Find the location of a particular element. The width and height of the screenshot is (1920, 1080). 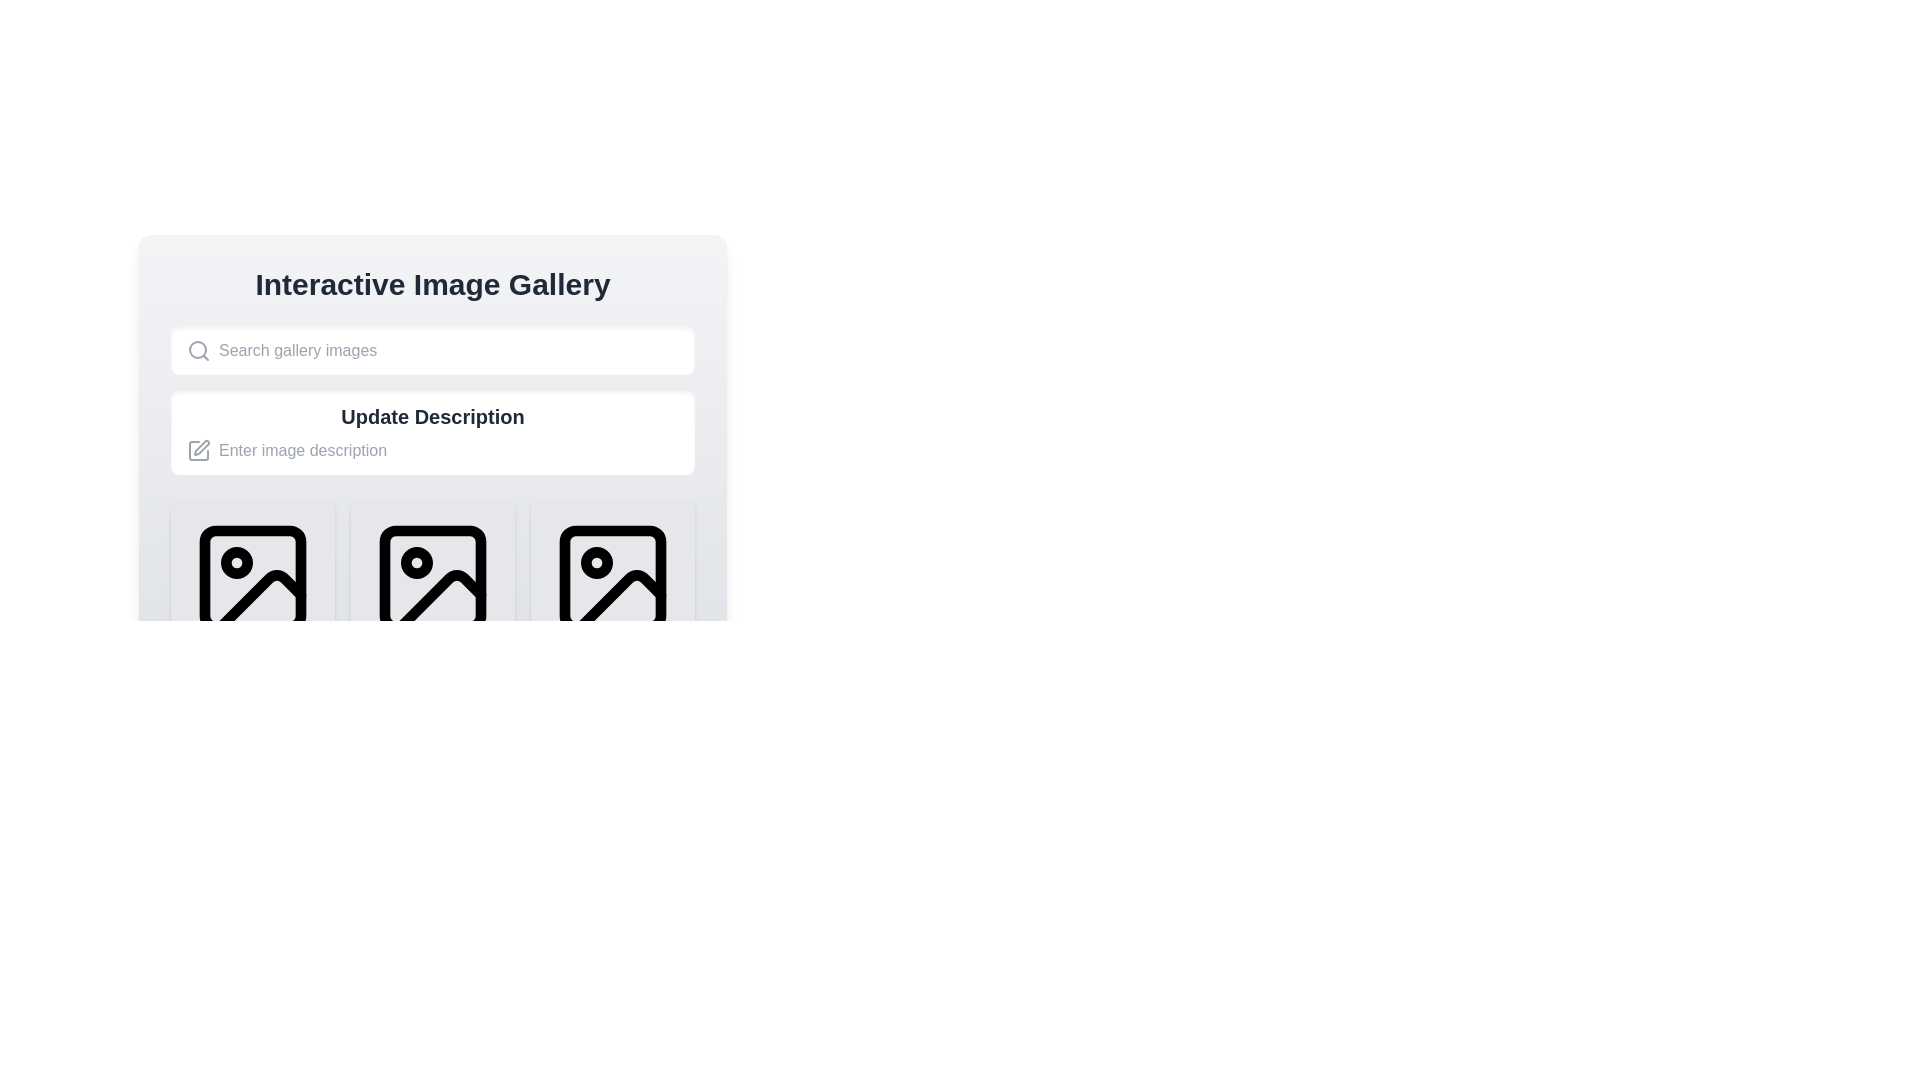

the gray square-shaped icon button resembling a pen, located on the left side of the 'Update Description' section, adjacent to the input field is located at coordinates (198, 451).